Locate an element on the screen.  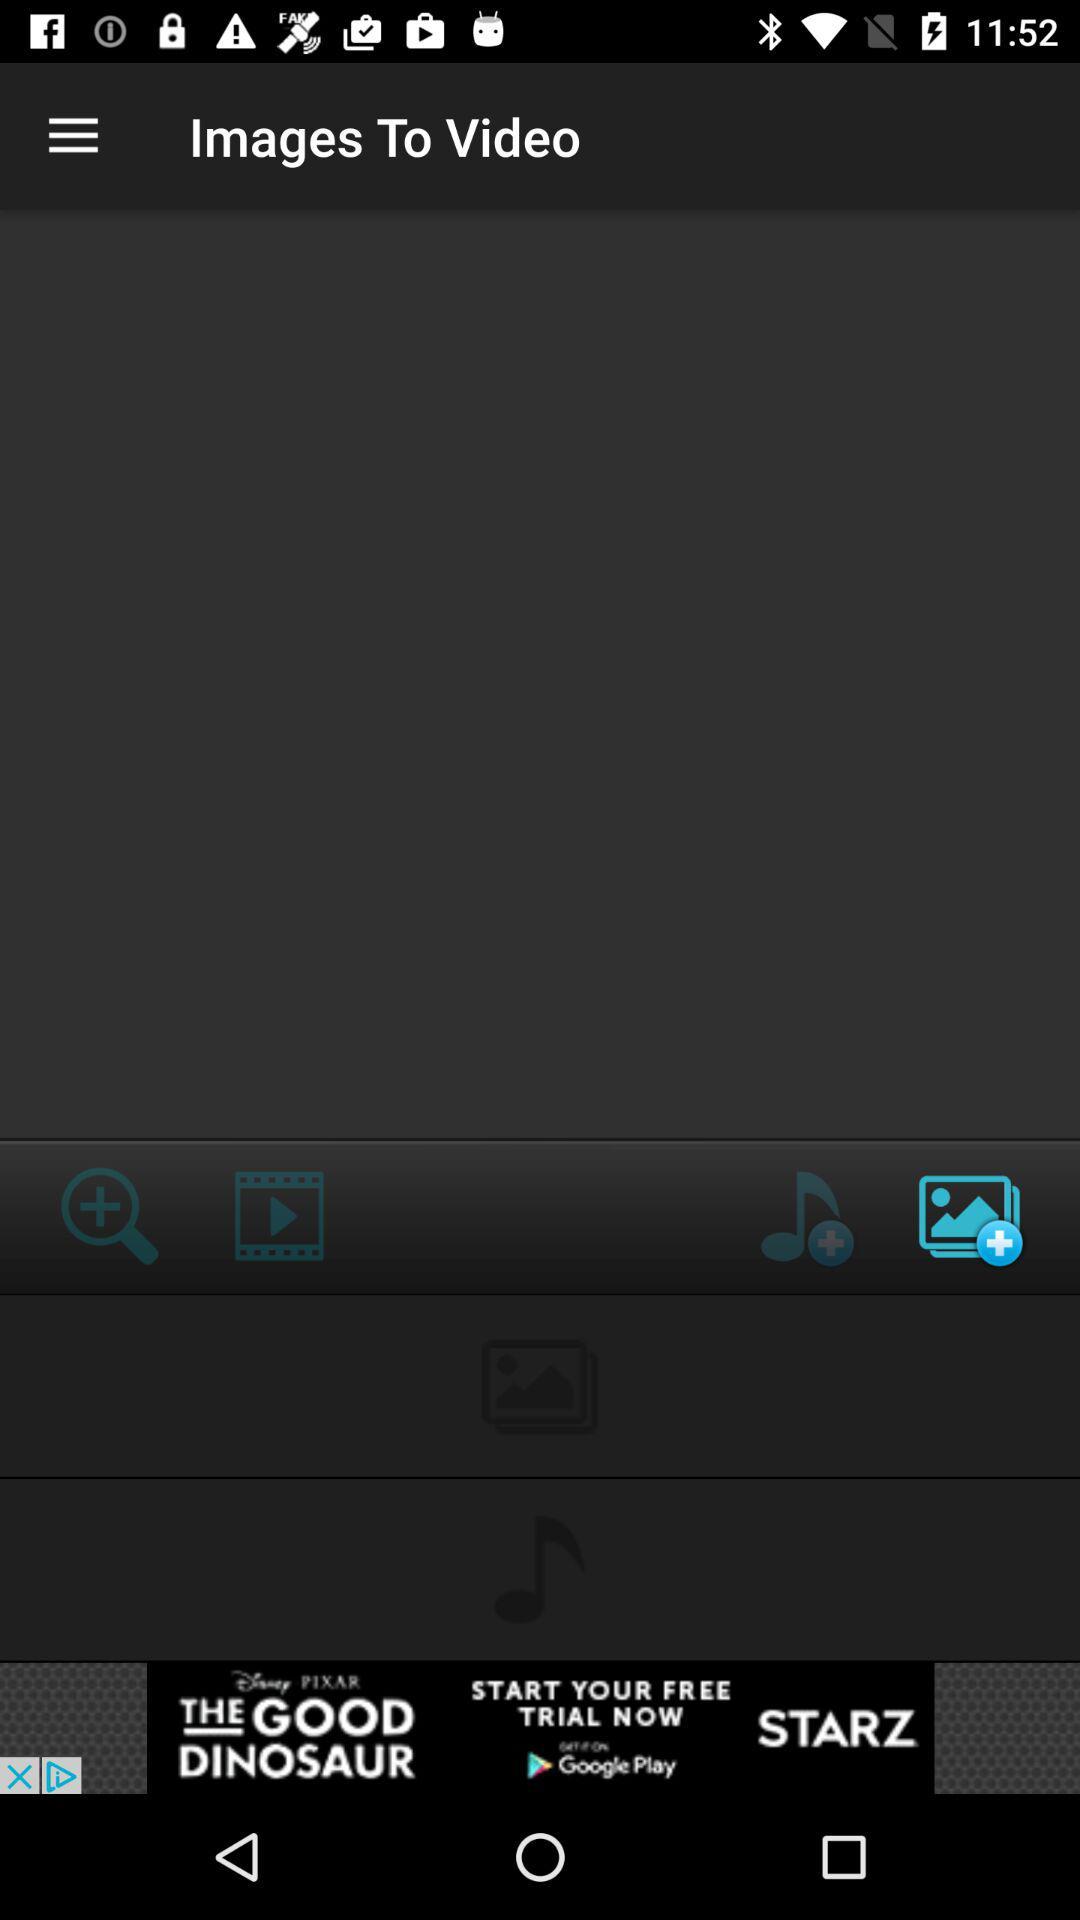
the play icon is located at coordinates (279, 1215).